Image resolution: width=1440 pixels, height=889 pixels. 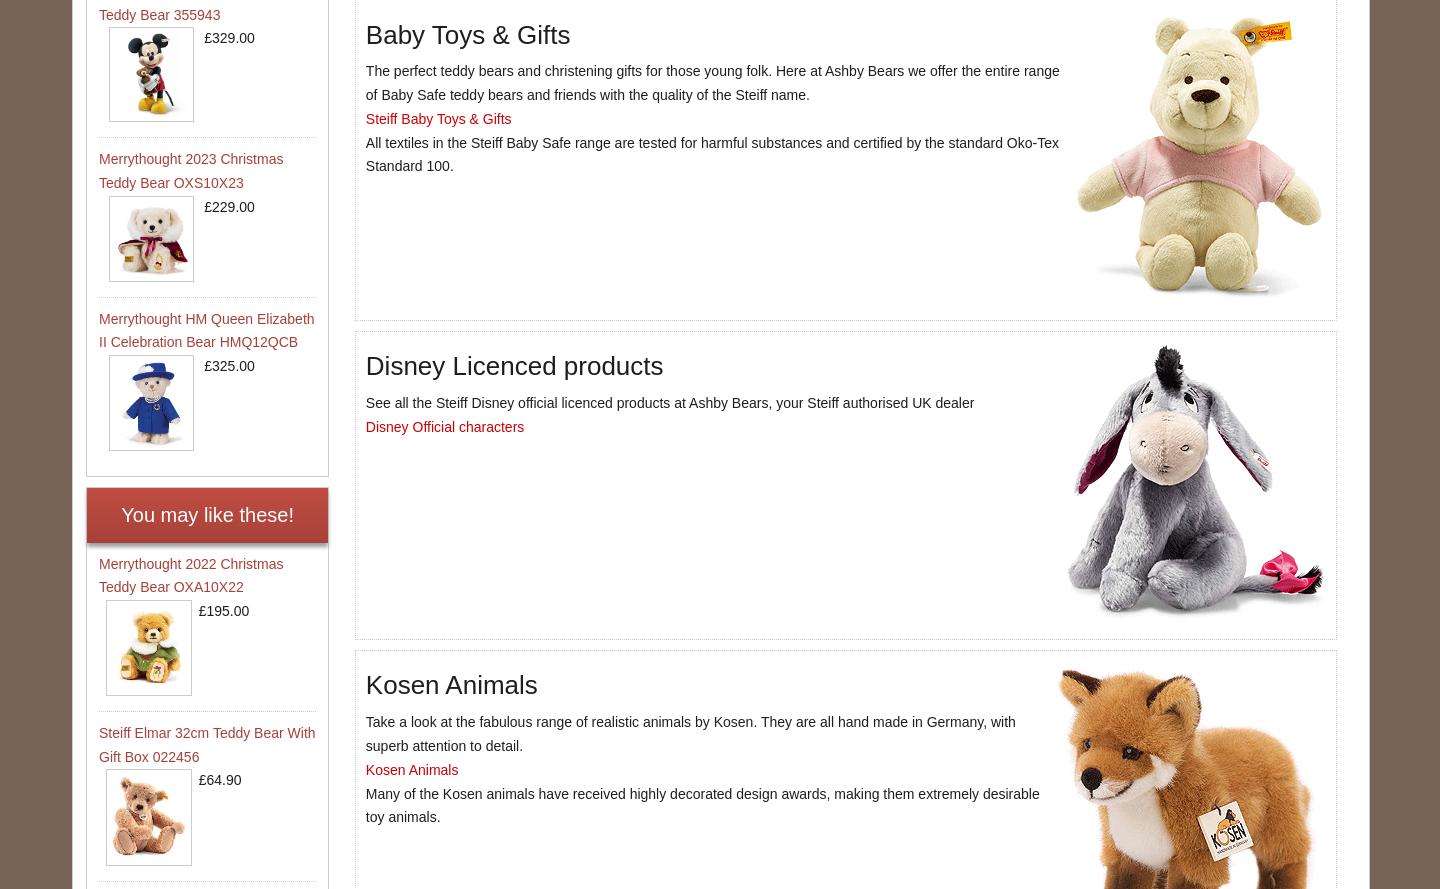 I want to click on 'Baby Toys & Gifts', so click(x=467, y=33).